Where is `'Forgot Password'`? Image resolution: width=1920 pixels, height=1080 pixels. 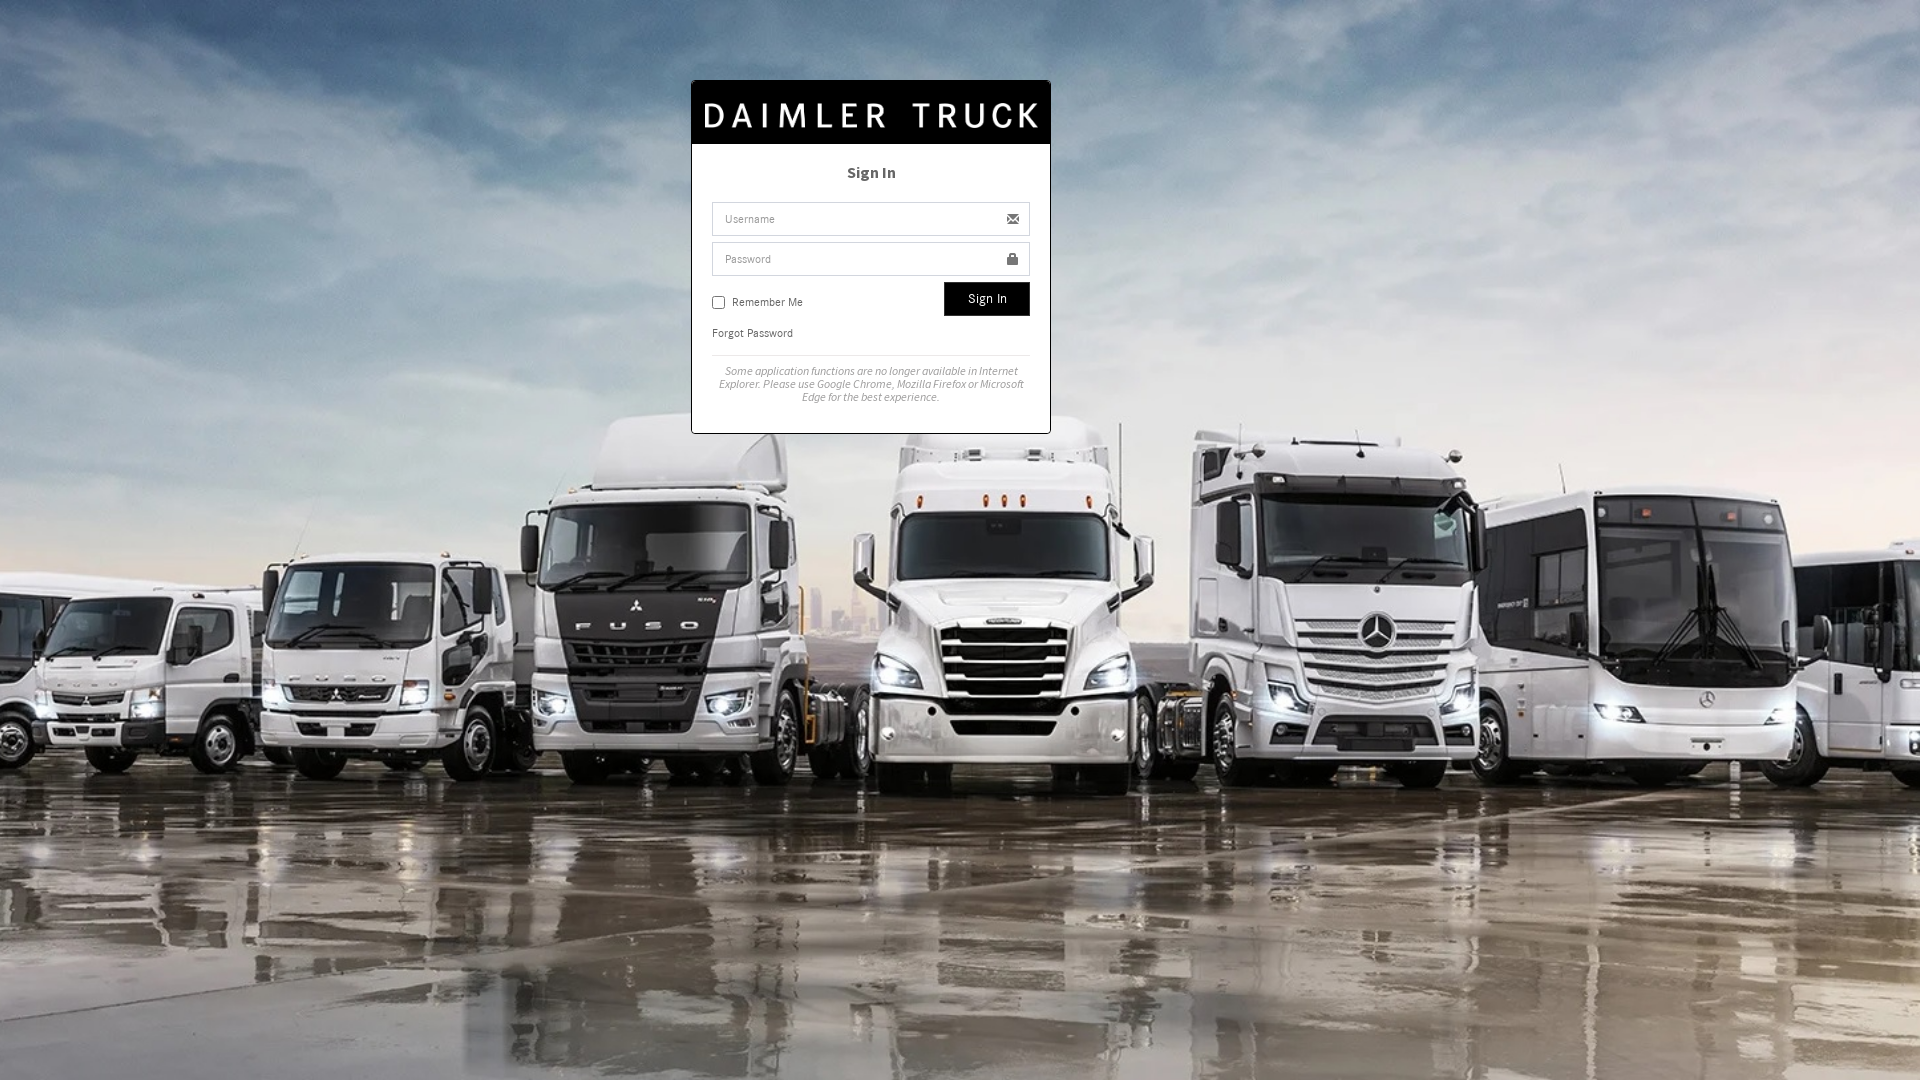 'Forgot Password' is located at coordinates (751, 331).